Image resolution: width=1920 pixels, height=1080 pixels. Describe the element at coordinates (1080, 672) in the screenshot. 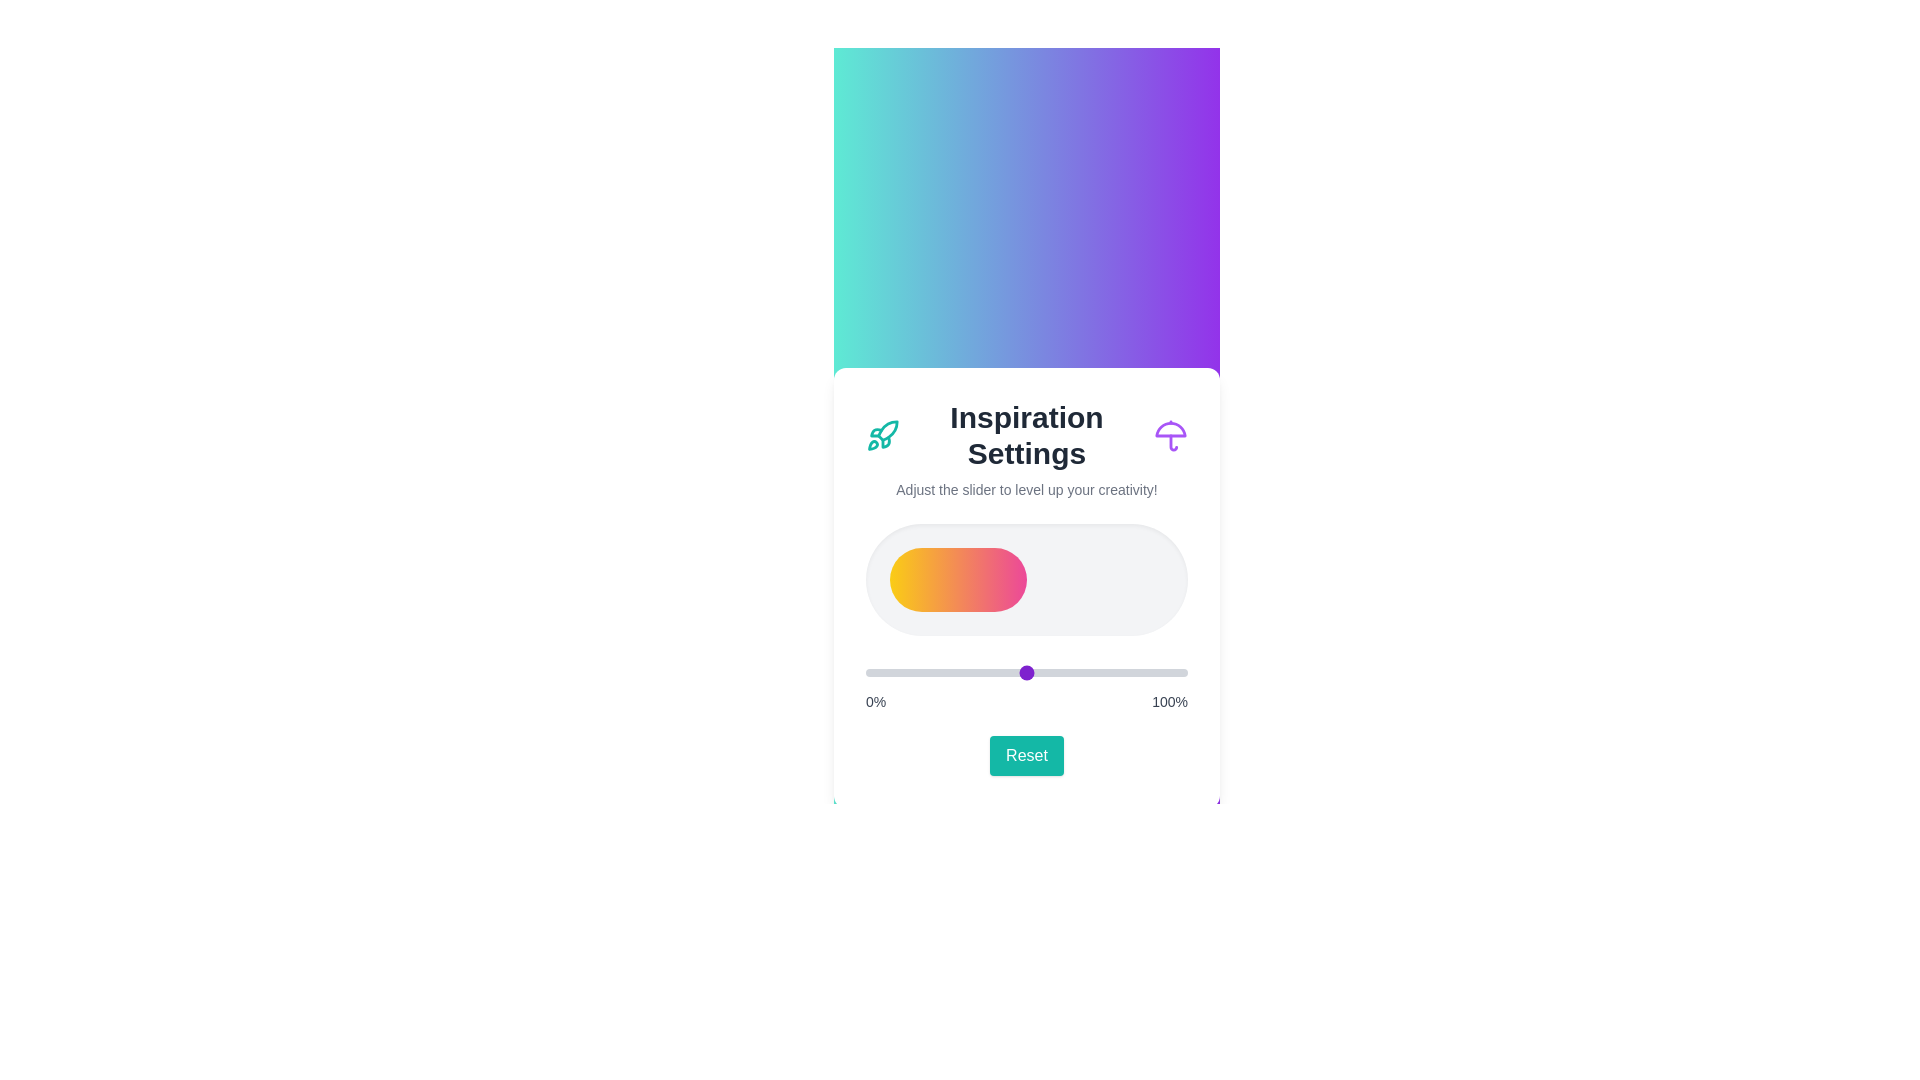

I see `the slider to 67%` at that location.